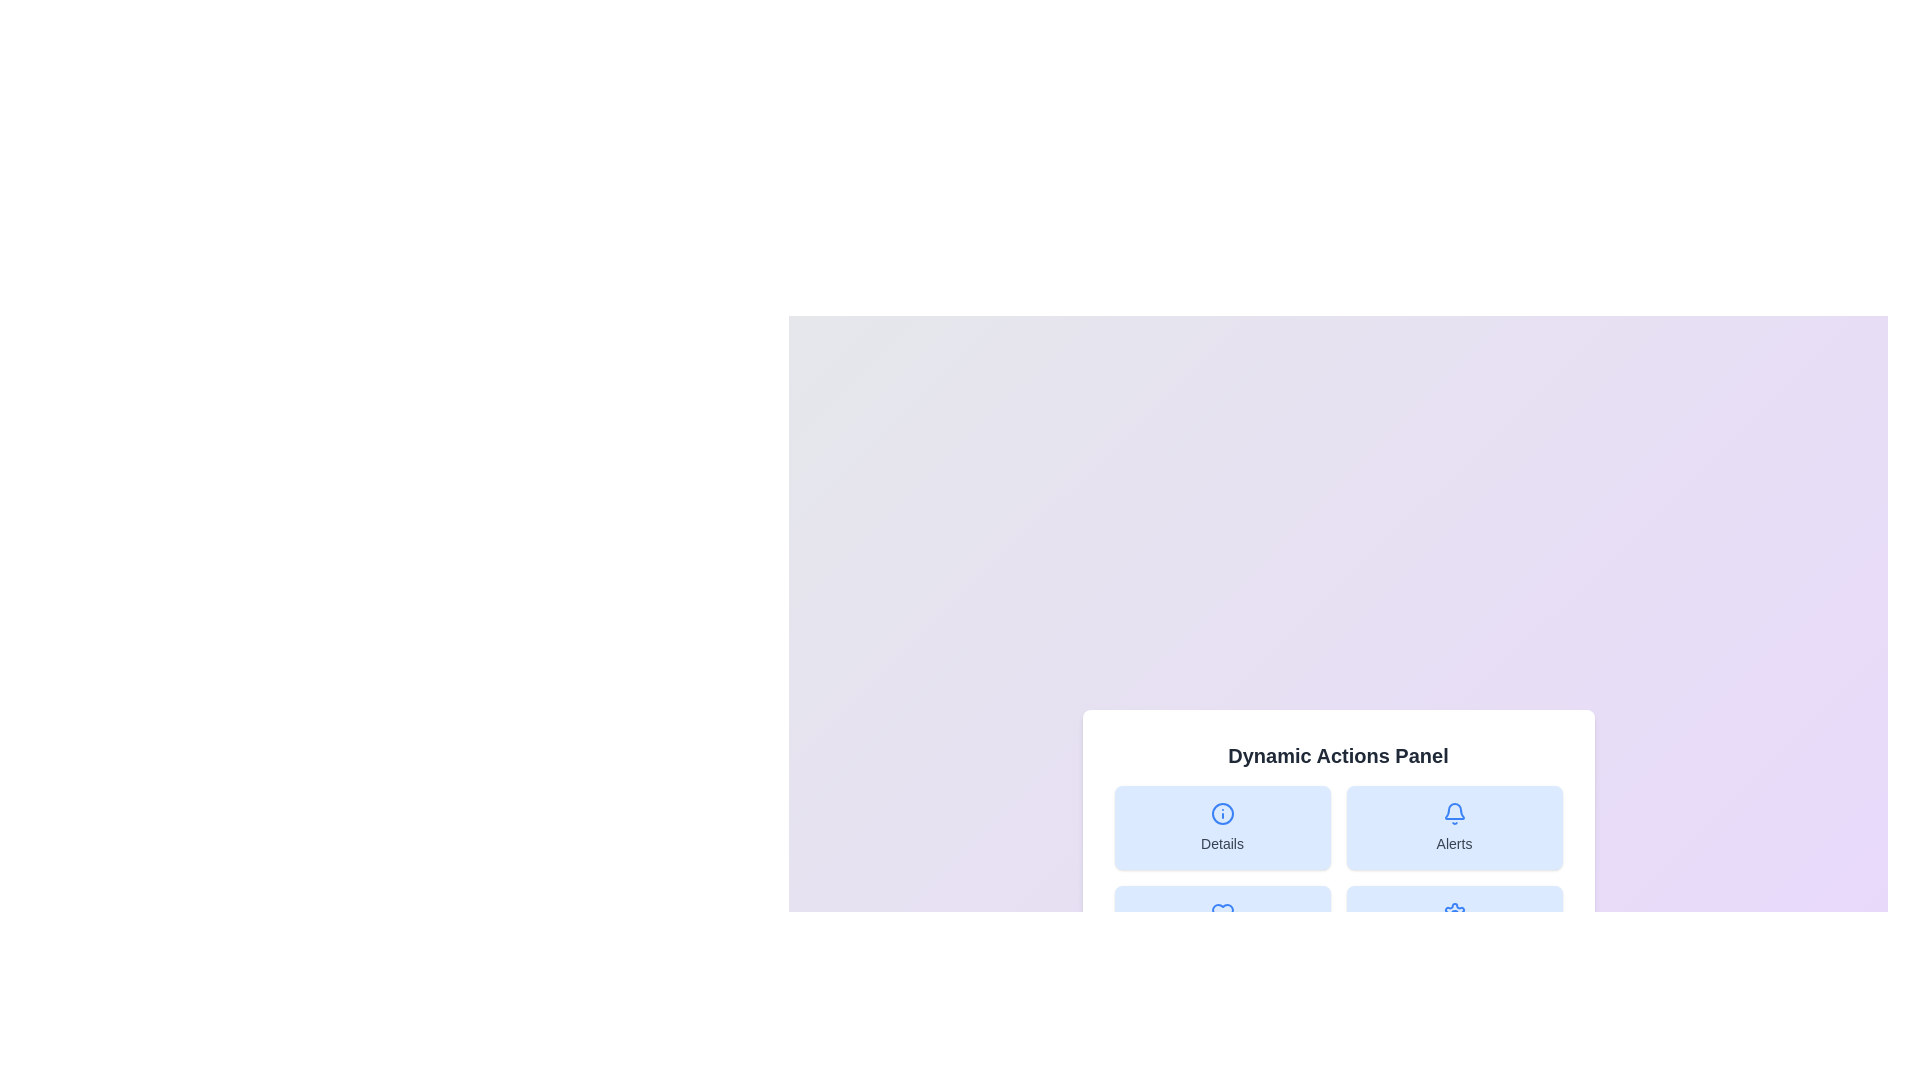  I want to click on the blue heart icon that is styled with thin, rounded lines and located above the 'Favorites' text in the Dynamic Actions Panel, so click(1221, 914).